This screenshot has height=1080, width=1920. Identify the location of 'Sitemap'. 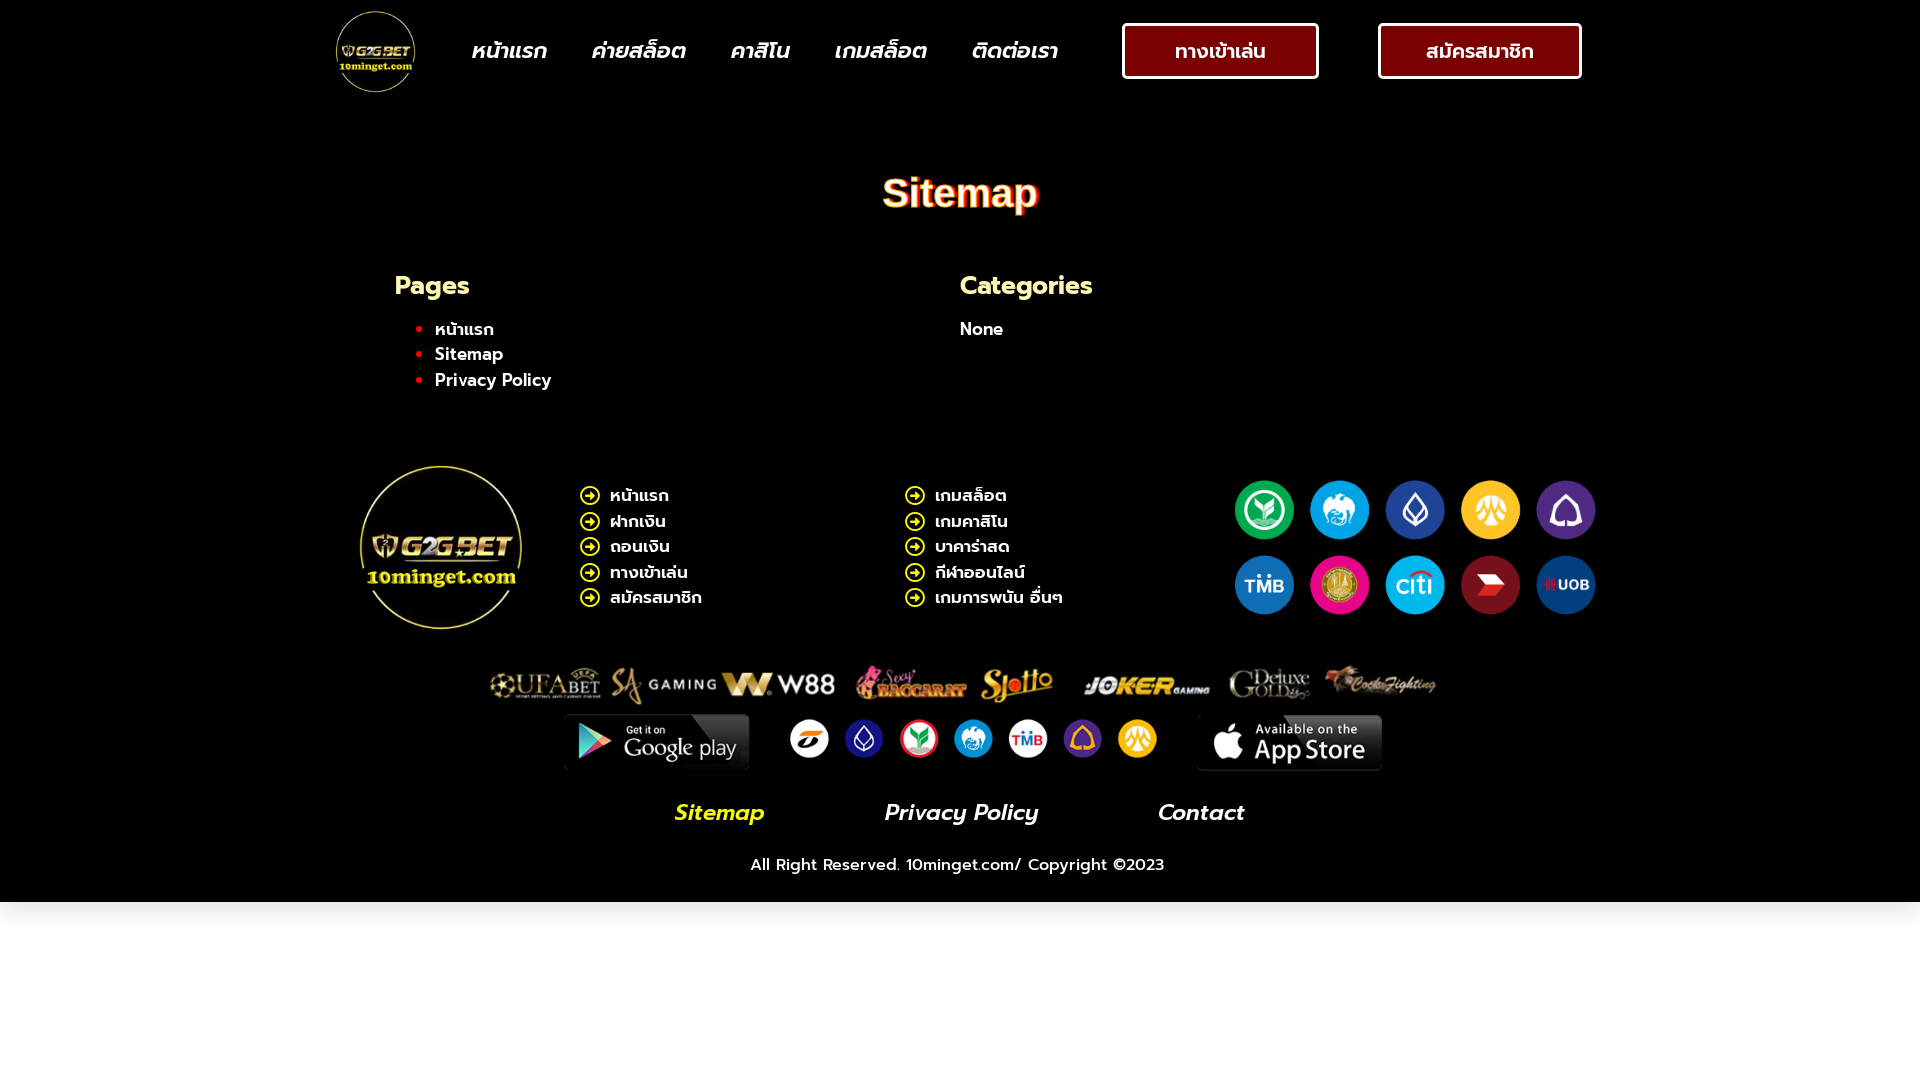
(468, 353).